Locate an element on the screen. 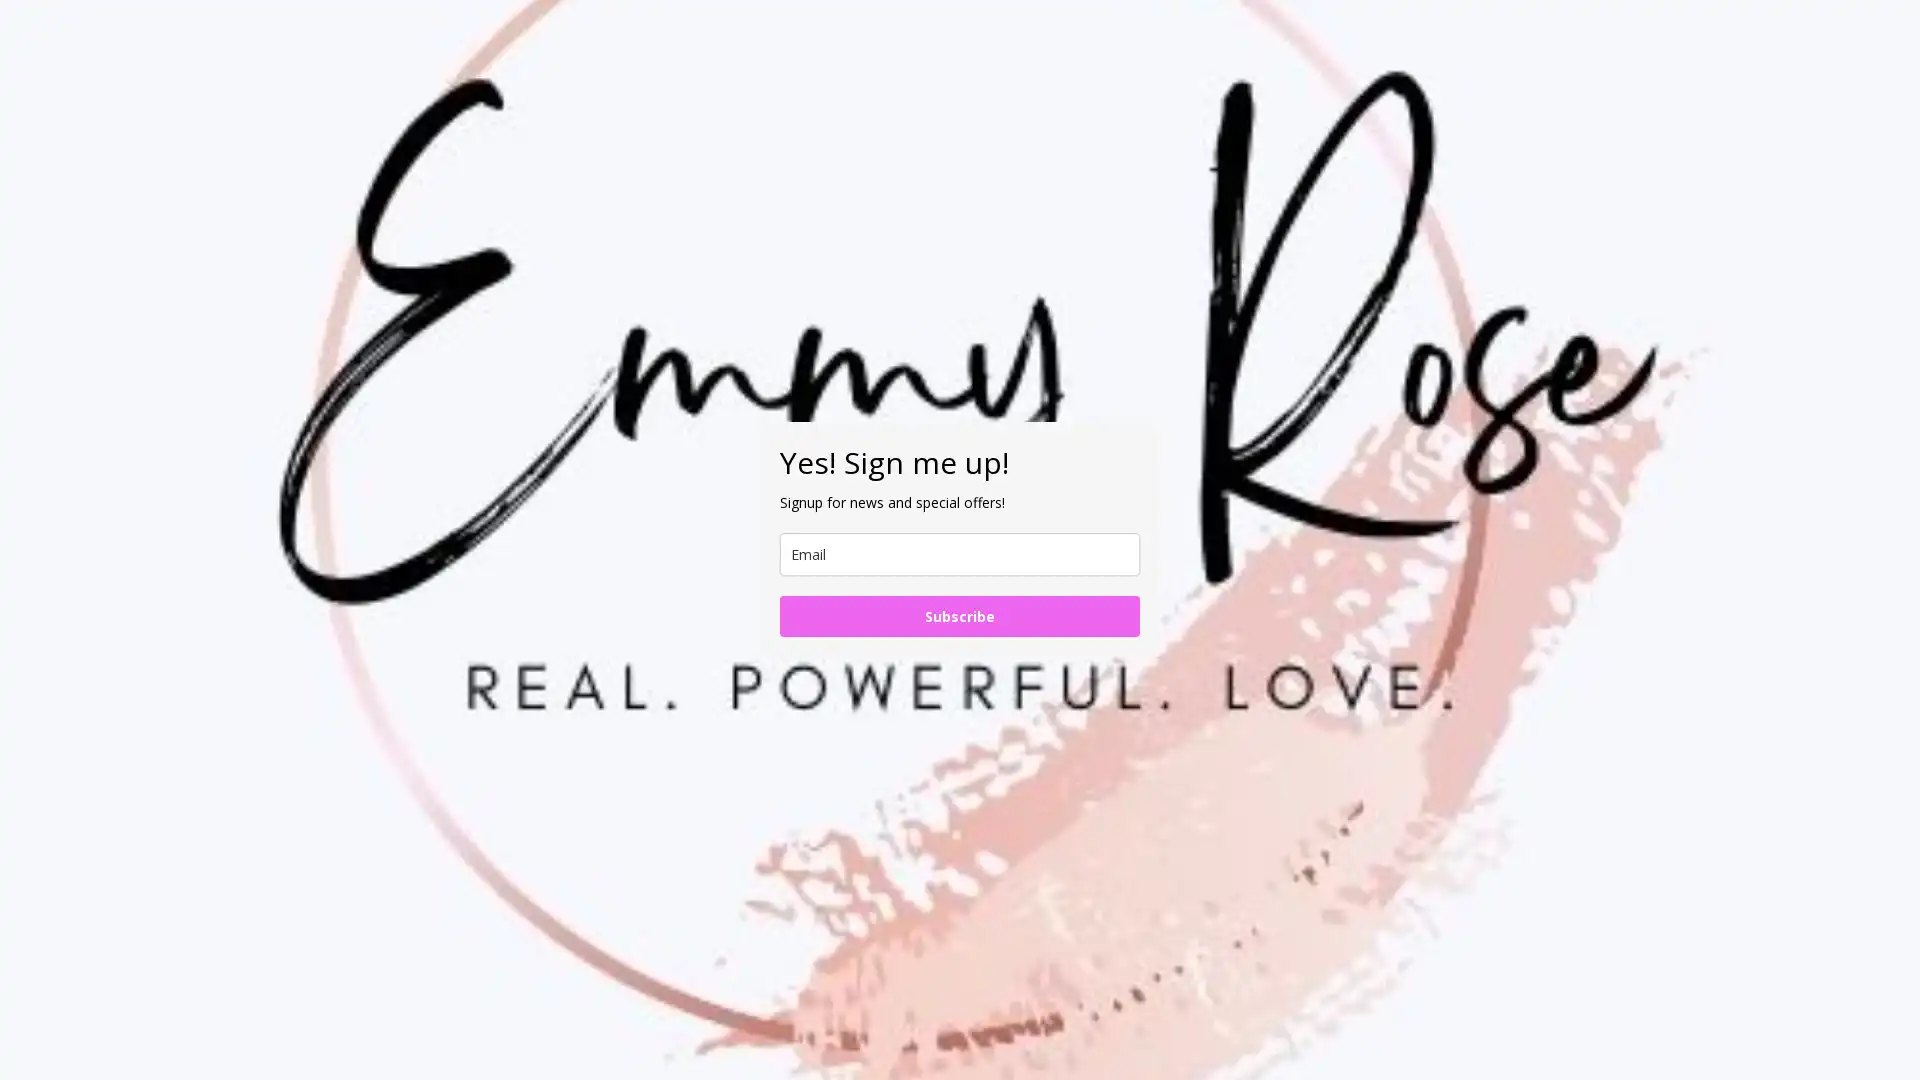 The image size is (1920, 1080). Subscribe is located at coordinates (960, 615).